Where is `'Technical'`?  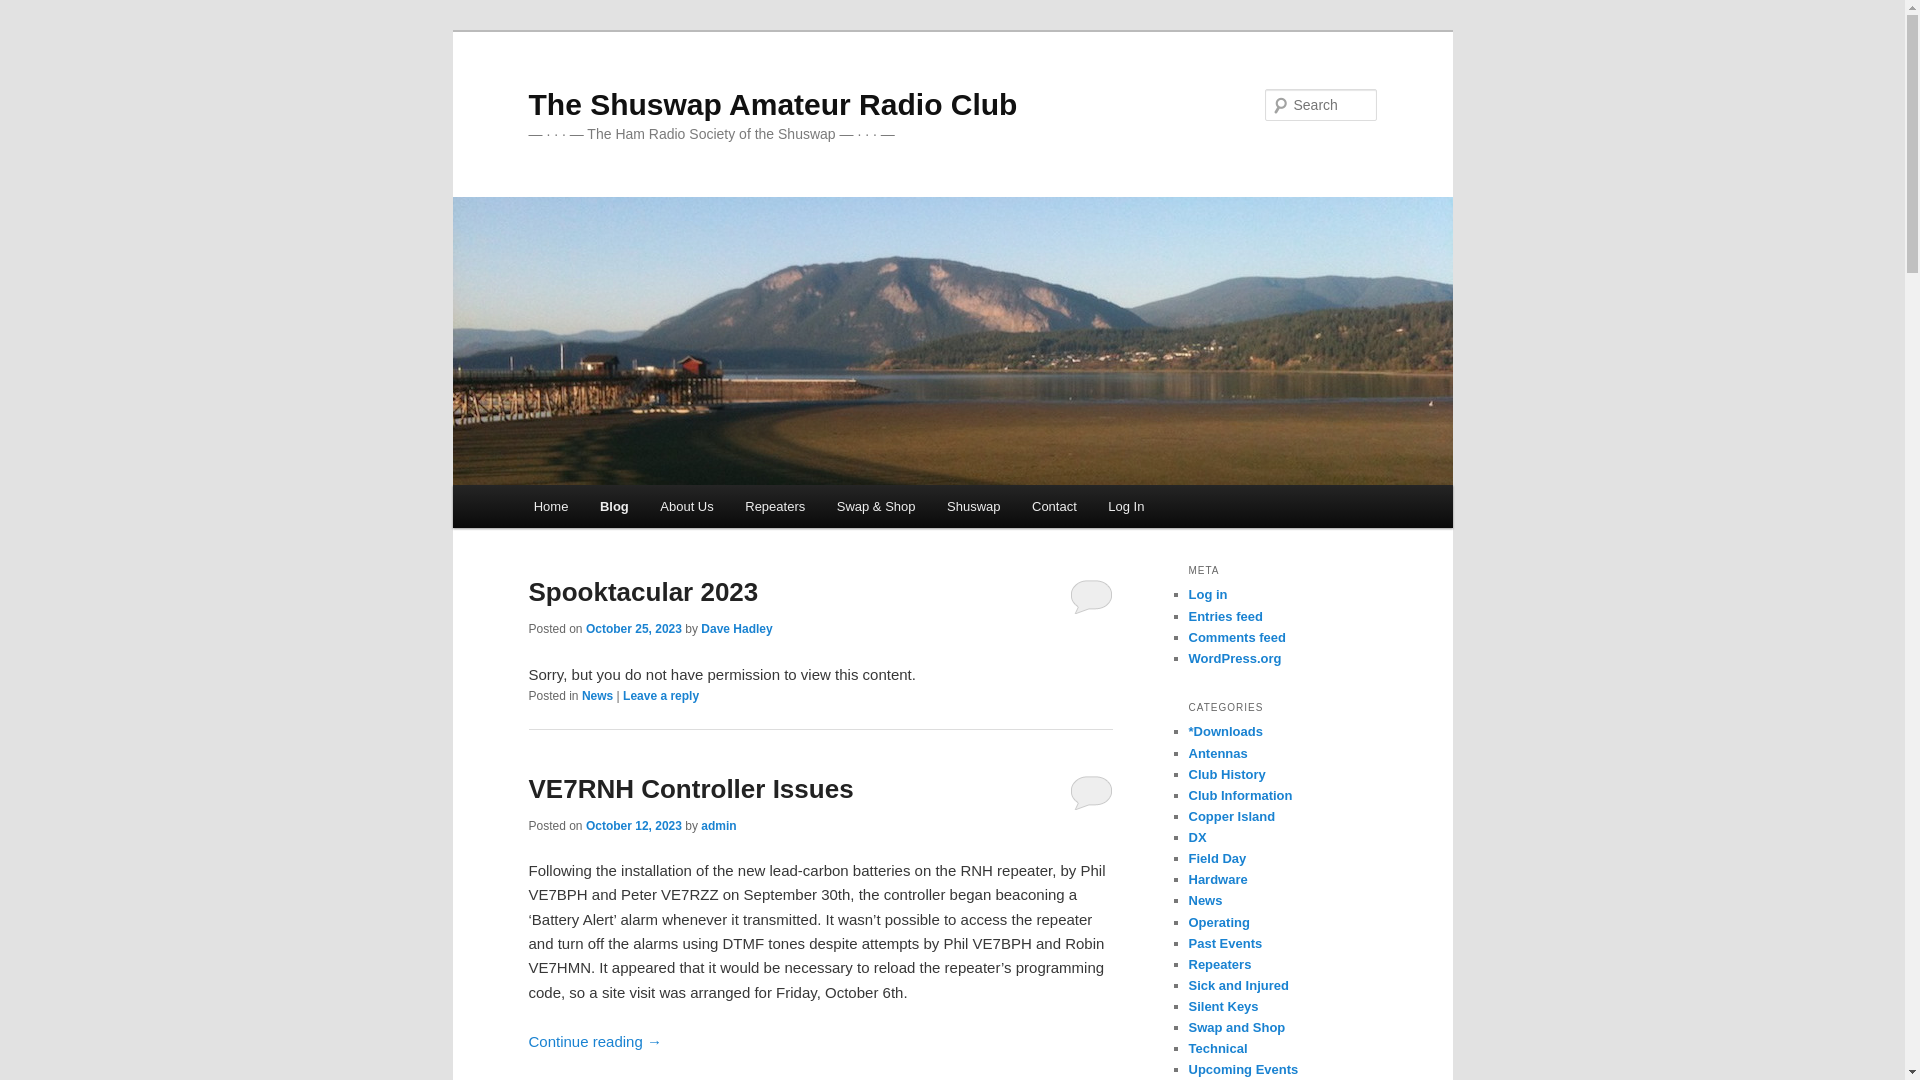
'Technical' is located at coordinates (1216, 1047).